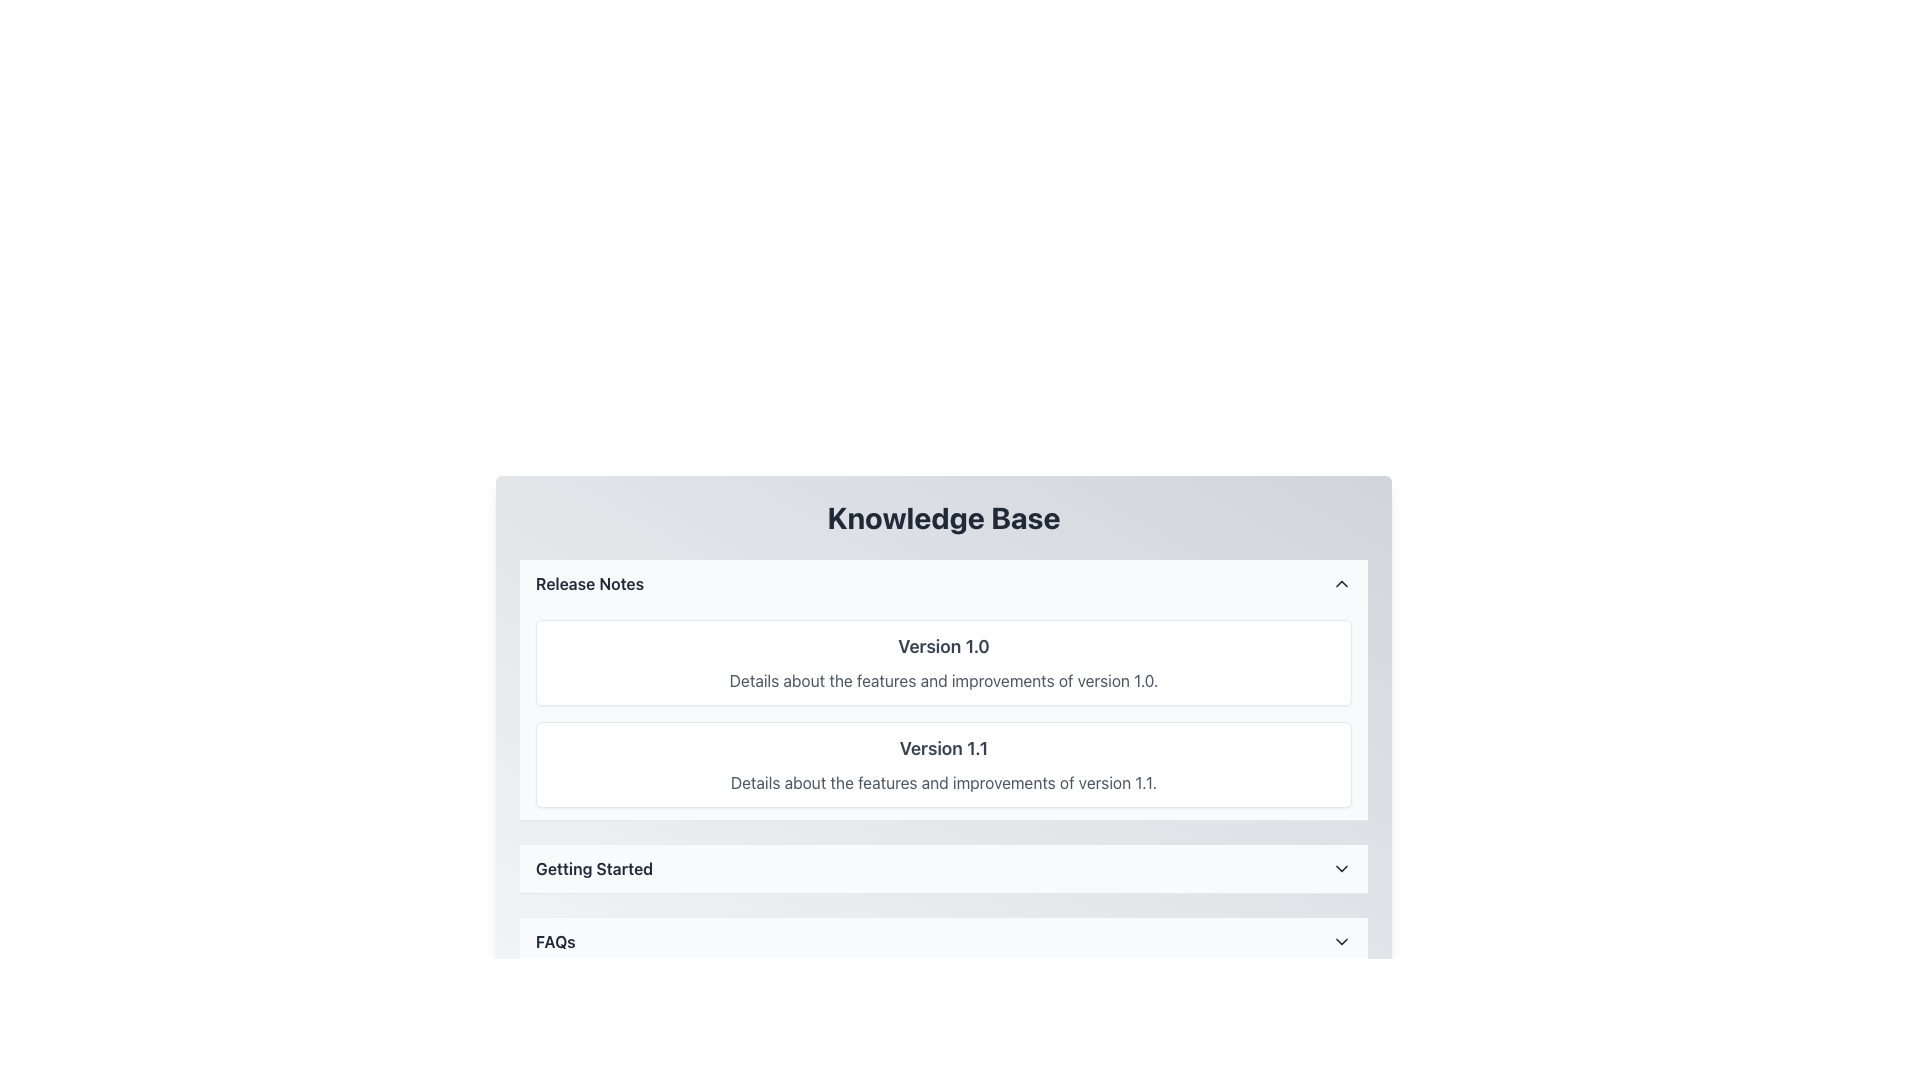 Image resolution: width=1920 pixels, height=1080 pixels. Describe the element at coordinates (593, 867) in the screenshot. I see `the 'Getting Started' text label, which is displayed in bold, dark gray font and is centrally positioned in a horizontal section with a light gray background` at that location.